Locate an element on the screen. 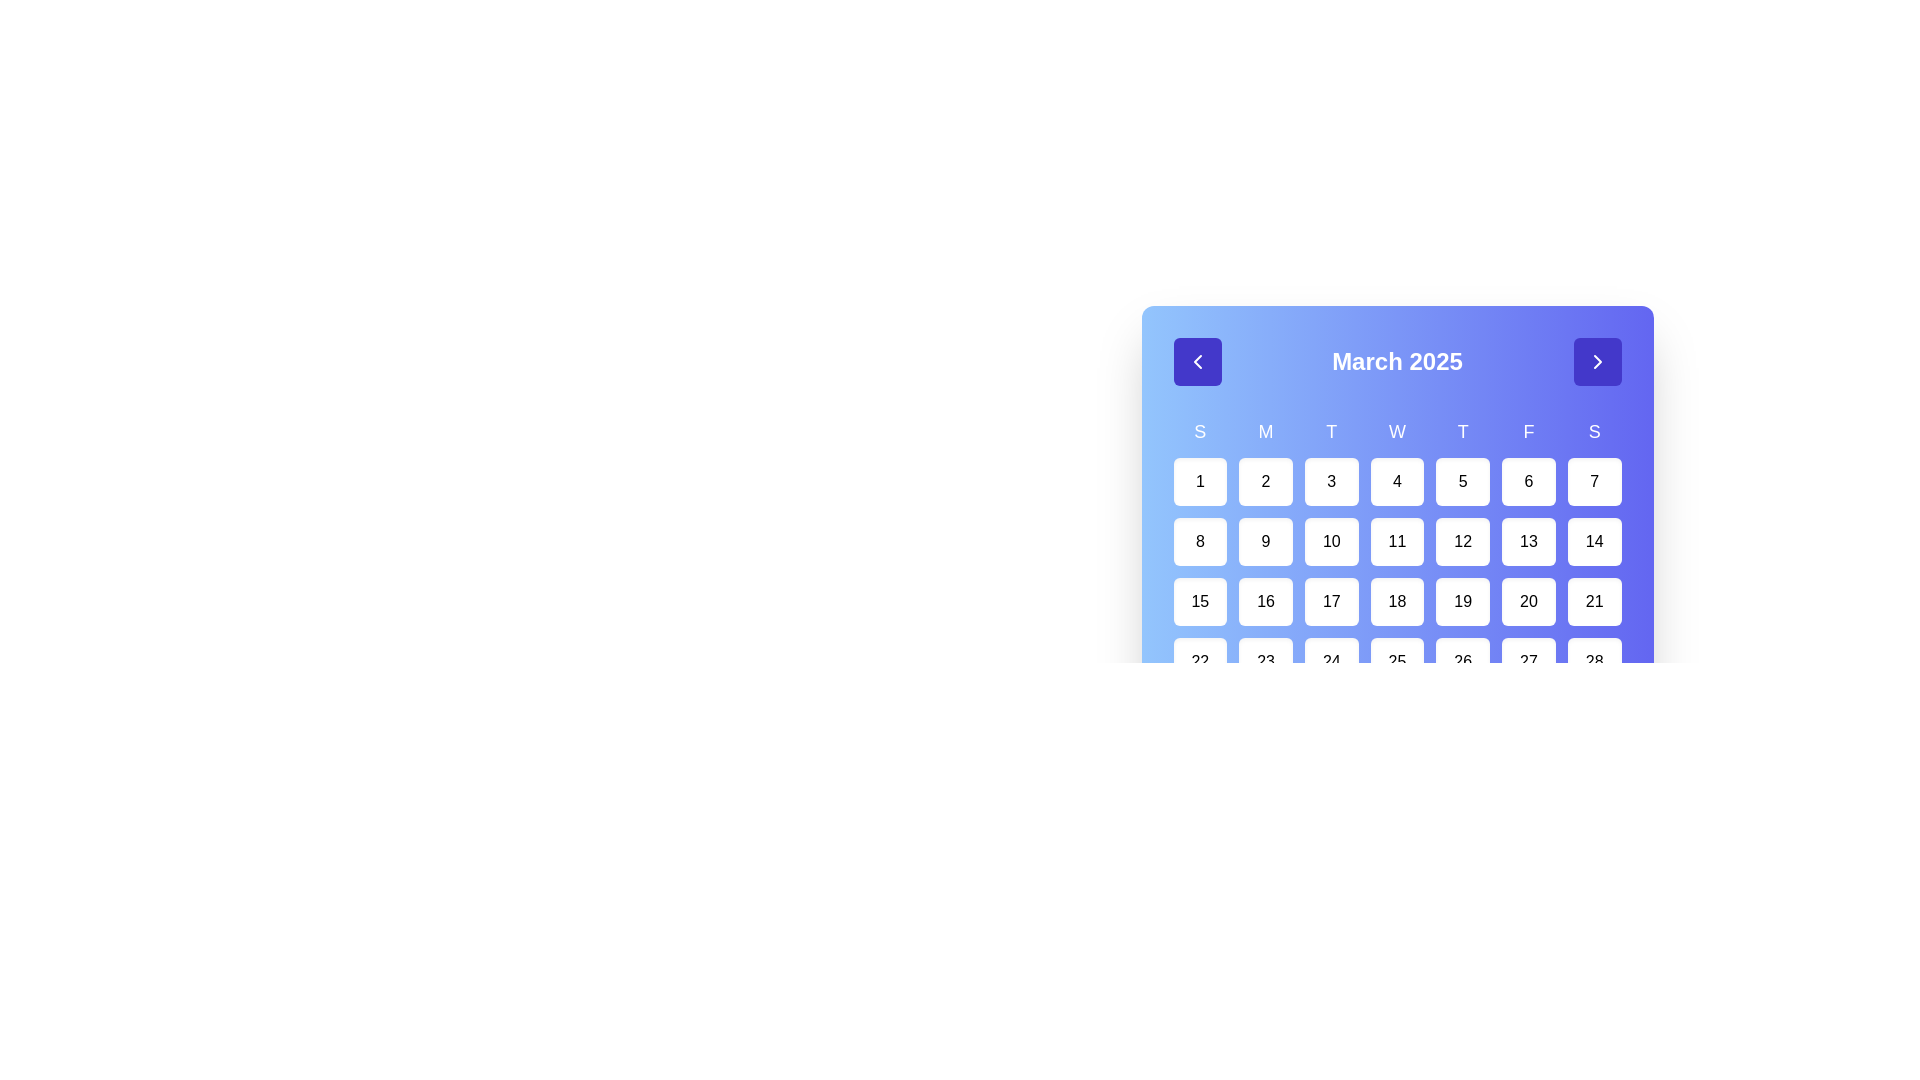  the 'next' navigation button located in the top-right corner of the calendar interface, which is part of the control bar displaying 'March 2025.' is located at coordinates (1596, 362).